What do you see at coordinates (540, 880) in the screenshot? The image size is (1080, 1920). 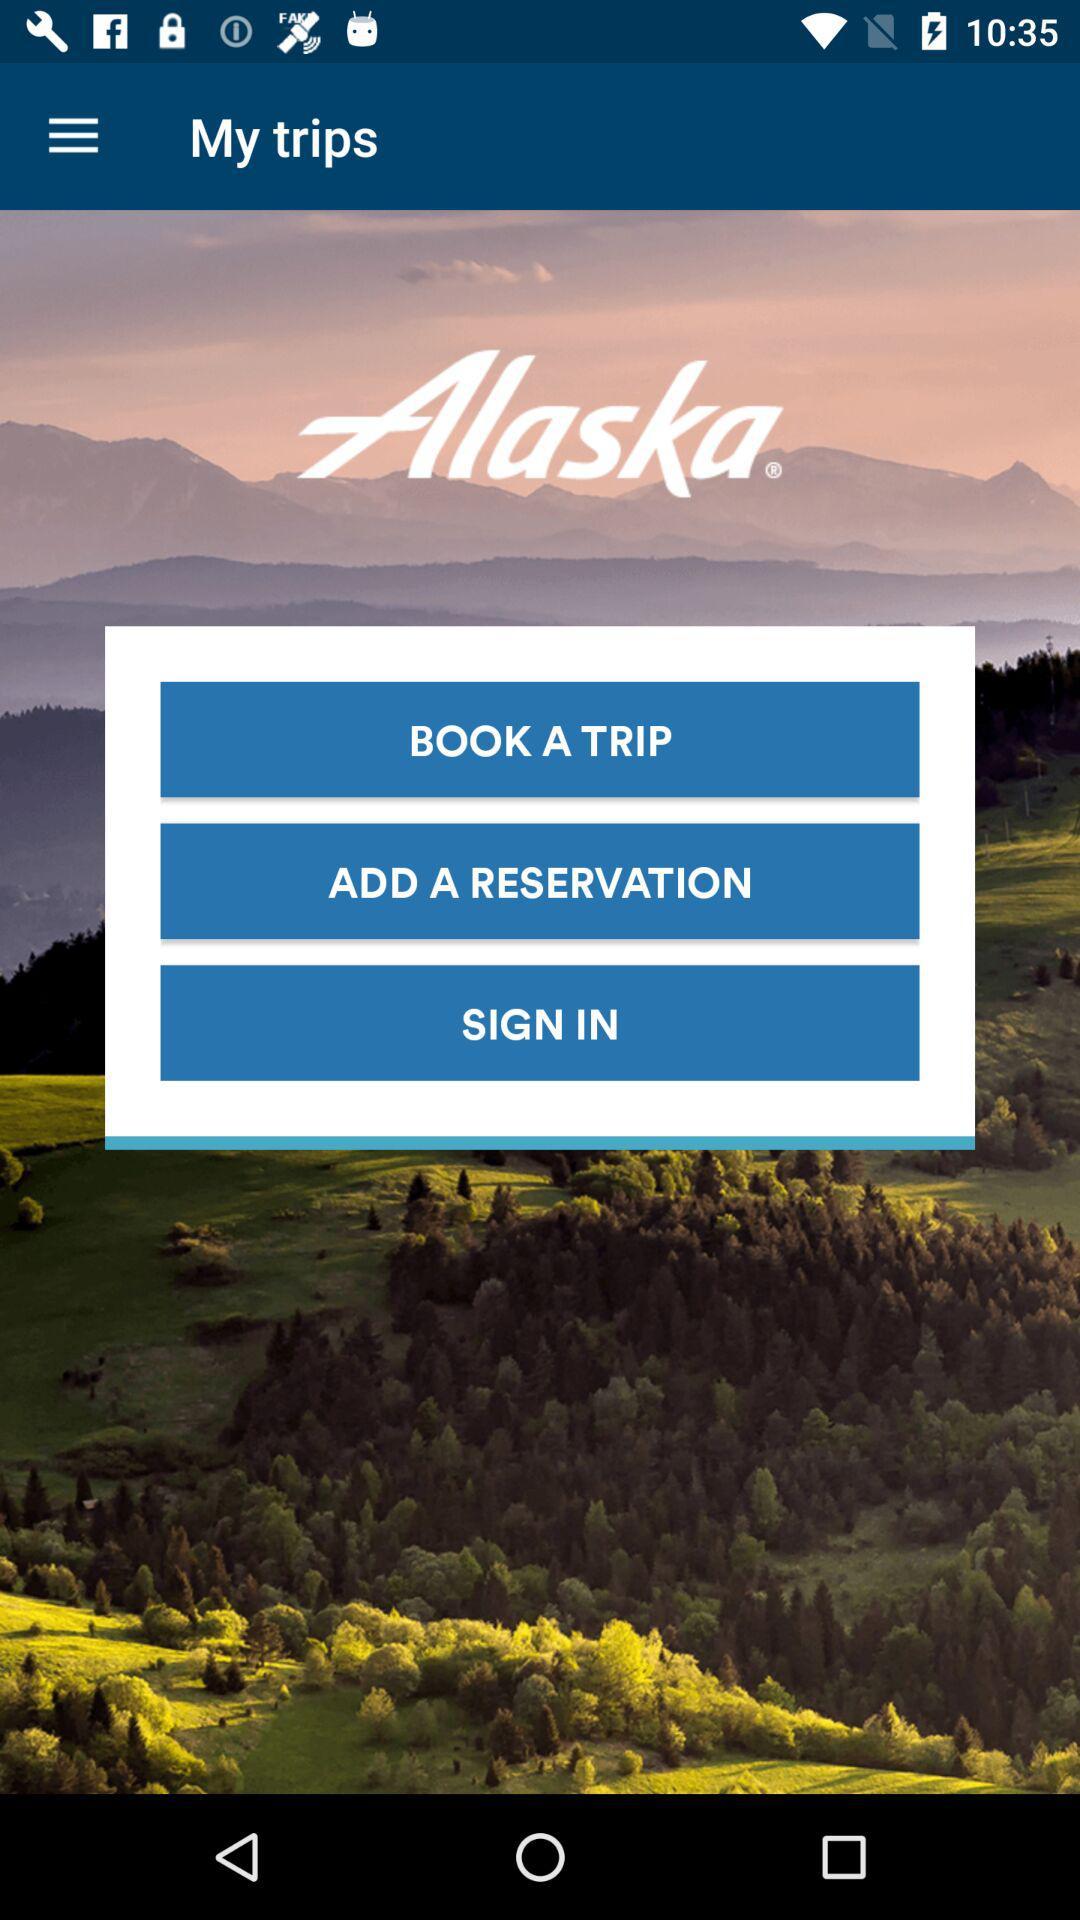 I see `the add a reservation icon` at bounding box center [540, 880].